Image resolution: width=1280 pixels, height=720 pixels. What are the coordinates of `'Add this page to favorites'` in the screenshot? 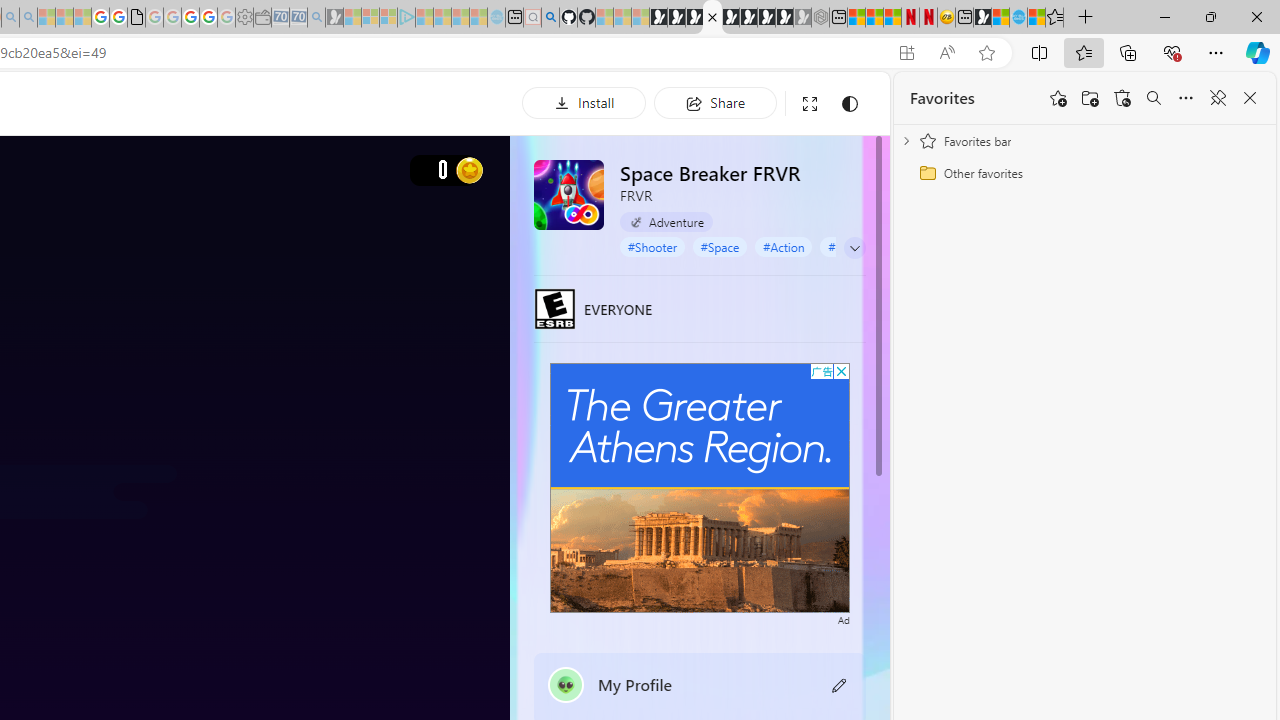 It's located at (1057, 98).